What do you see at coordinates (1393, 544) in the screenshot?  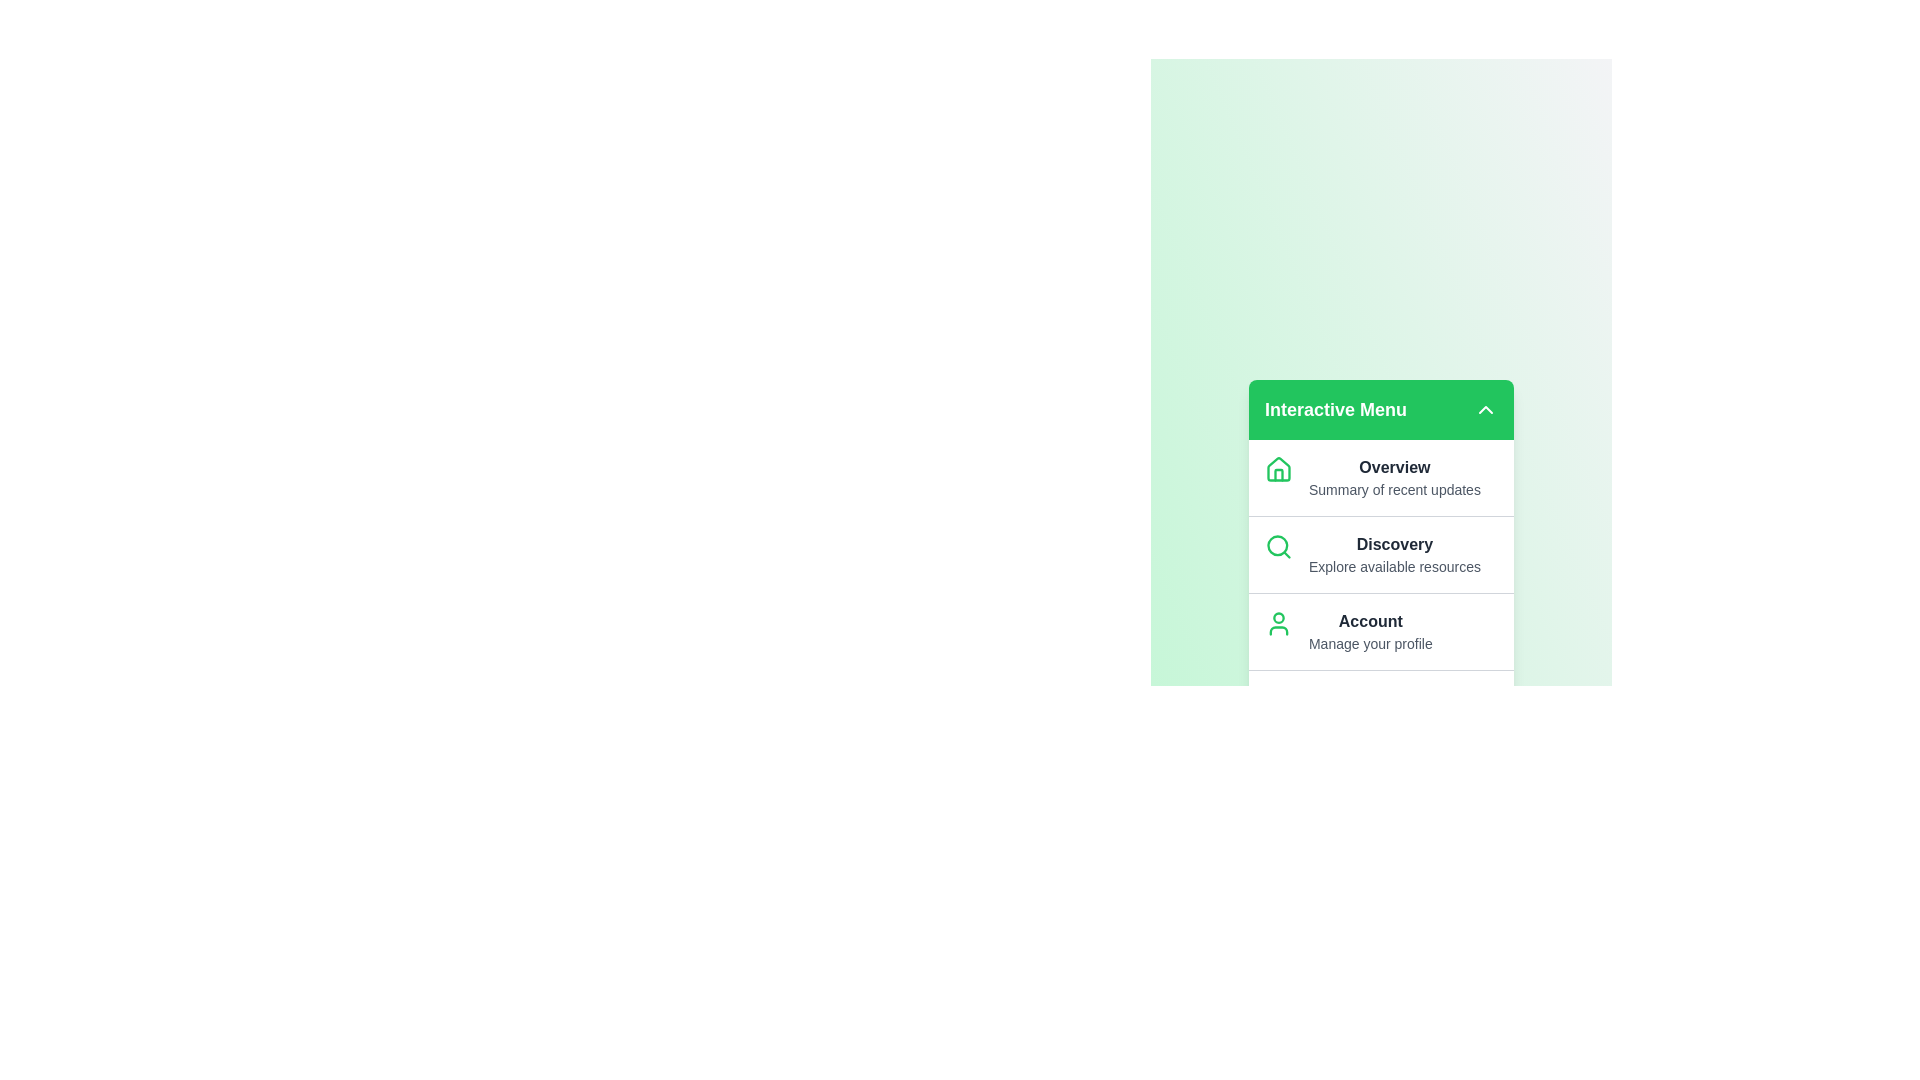 I see `the menu item labeled Discovery to navigate to its section` at bounding box center [1393, 544].